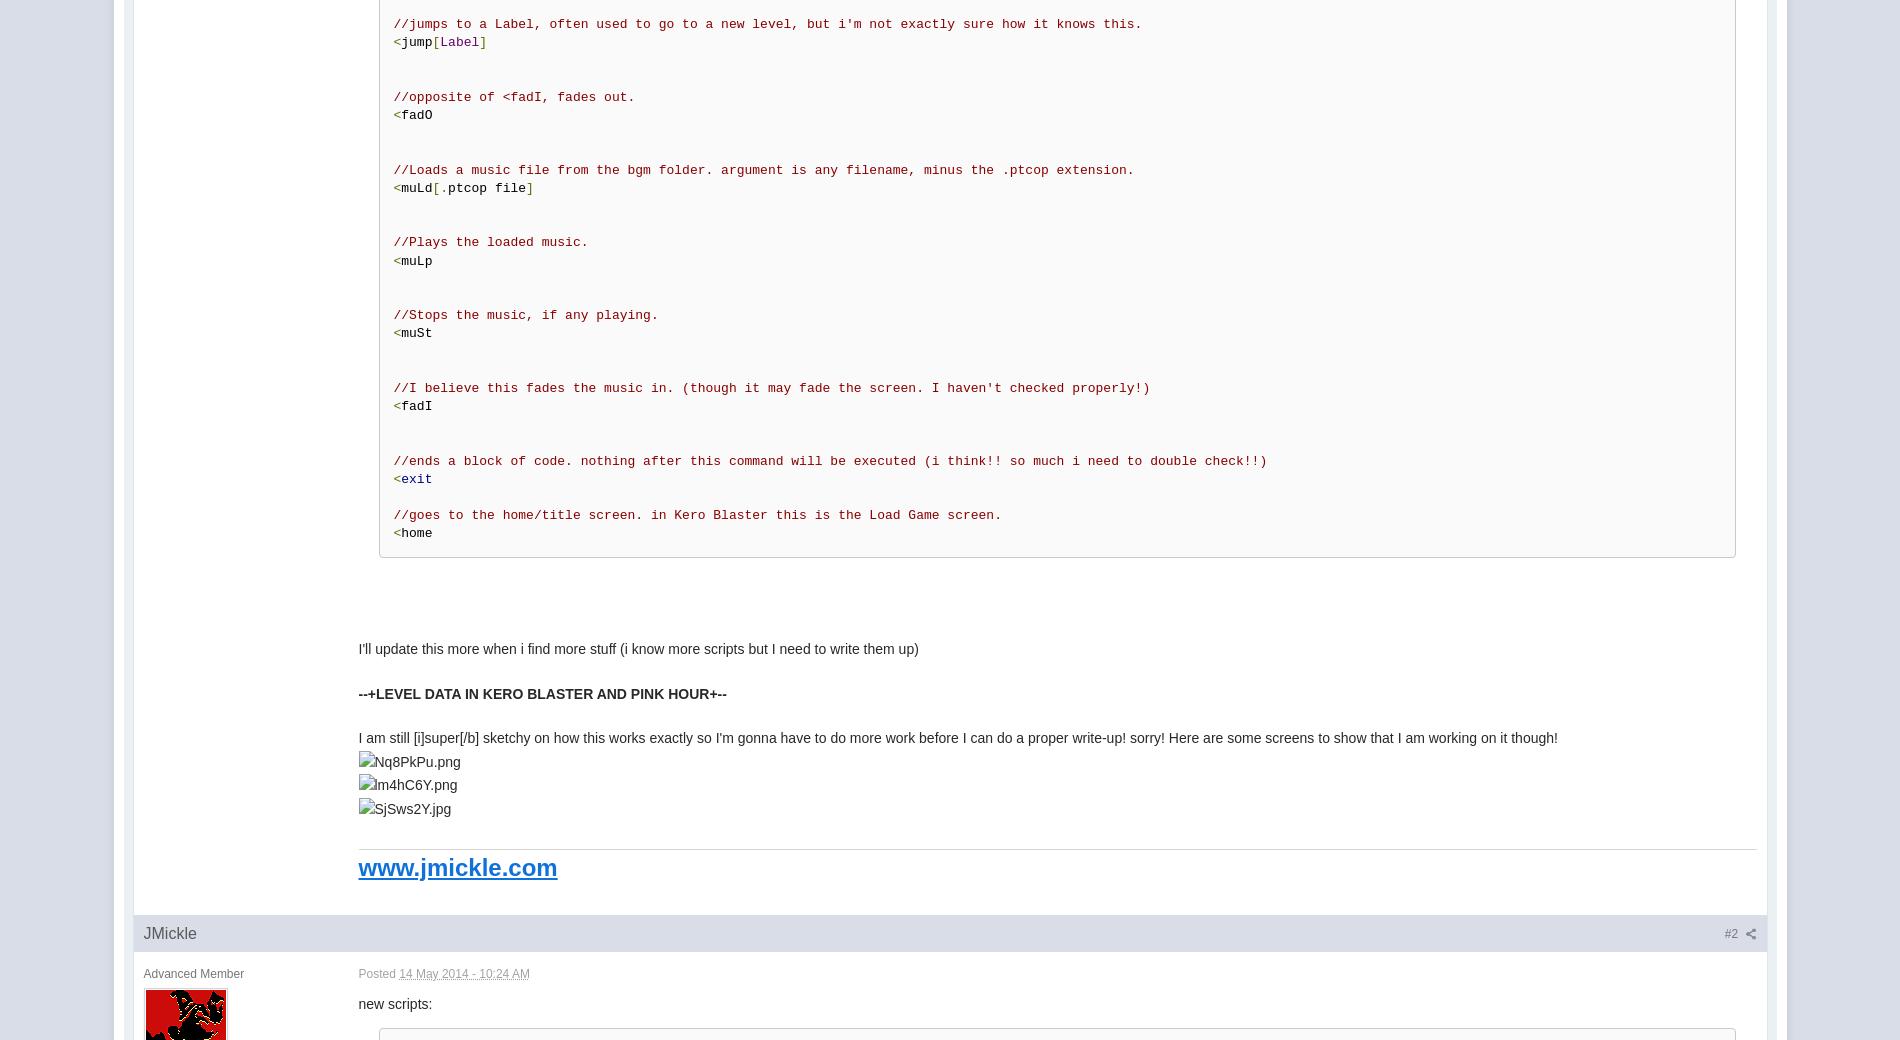 Image resolution: width=1900 pixels, height=1040 pixels. What do you see at coordinates (143, 933) in the screenshot?
I see `'JMickle'` at bounding box center [143, 933].